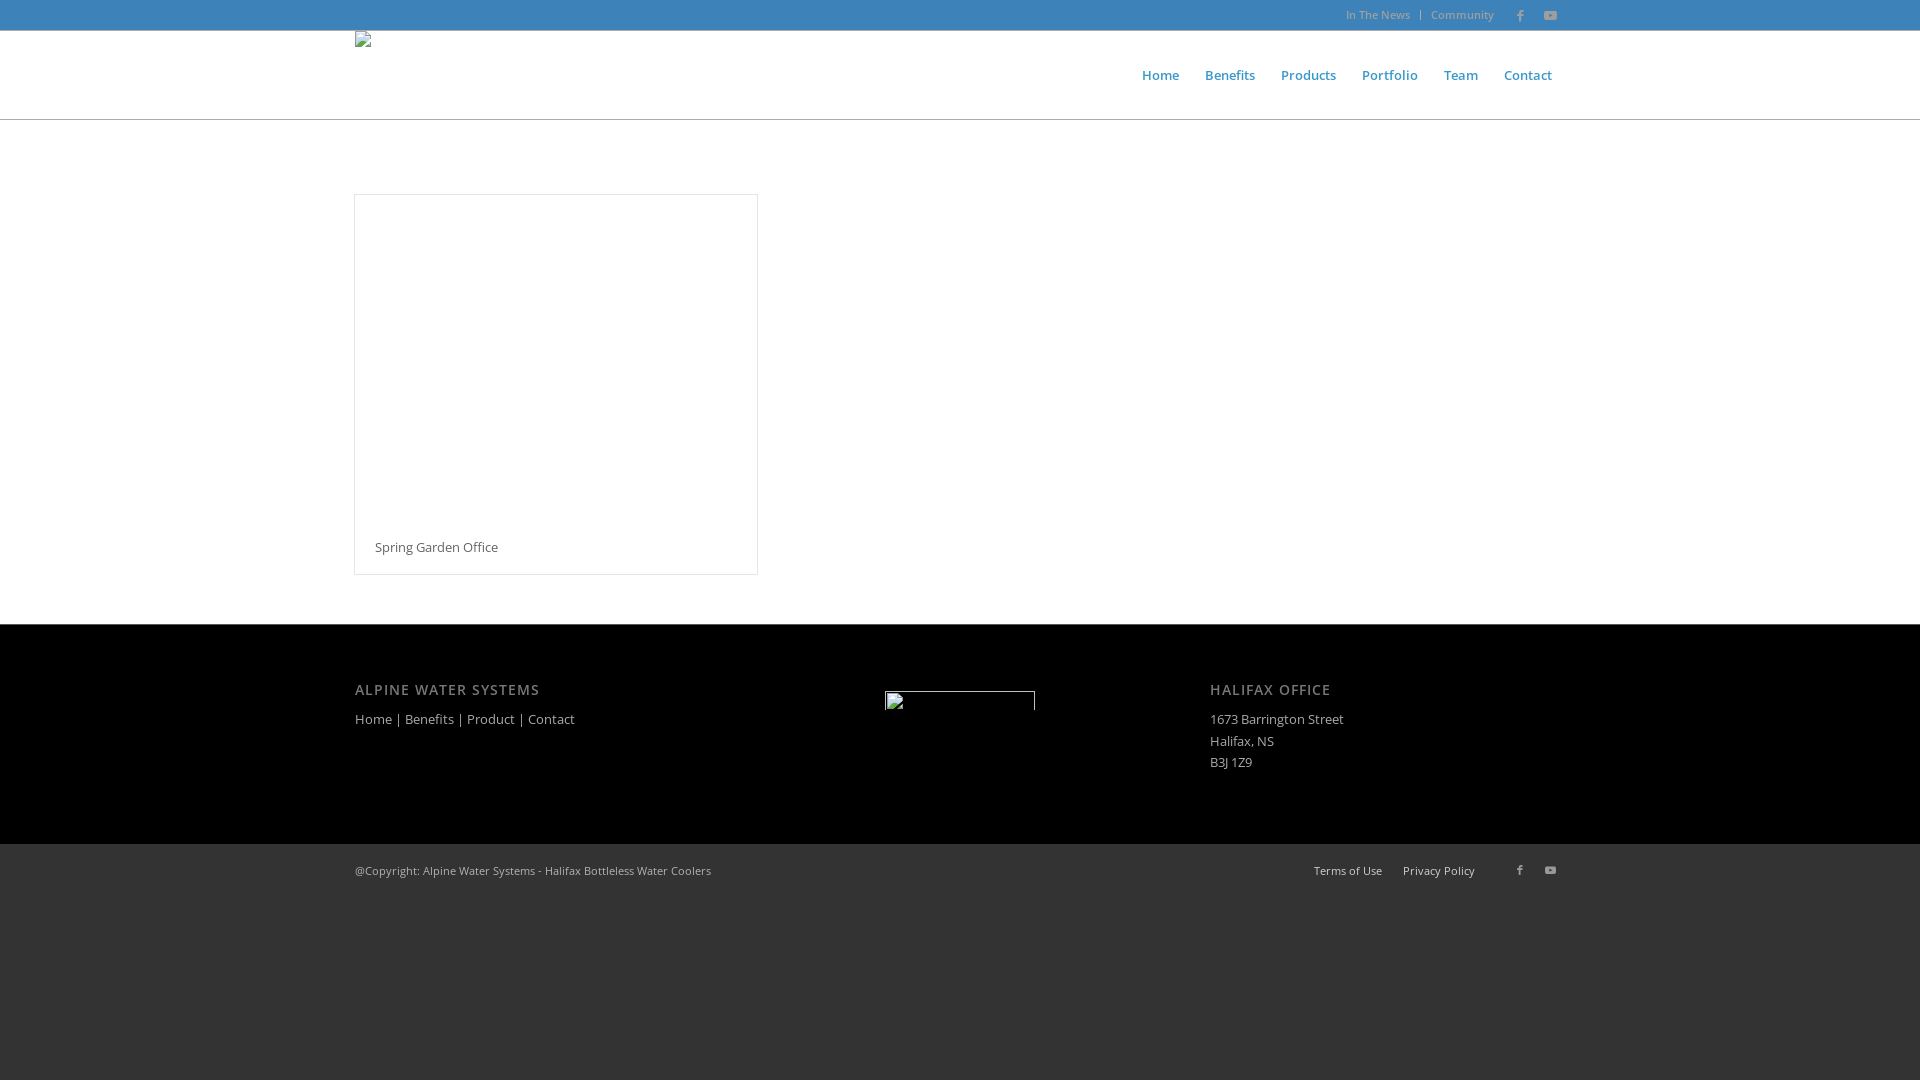  What do you see at coordinates (490, 717) in the screenshot?
I see `'Product'` at bounding box center [490, 717].